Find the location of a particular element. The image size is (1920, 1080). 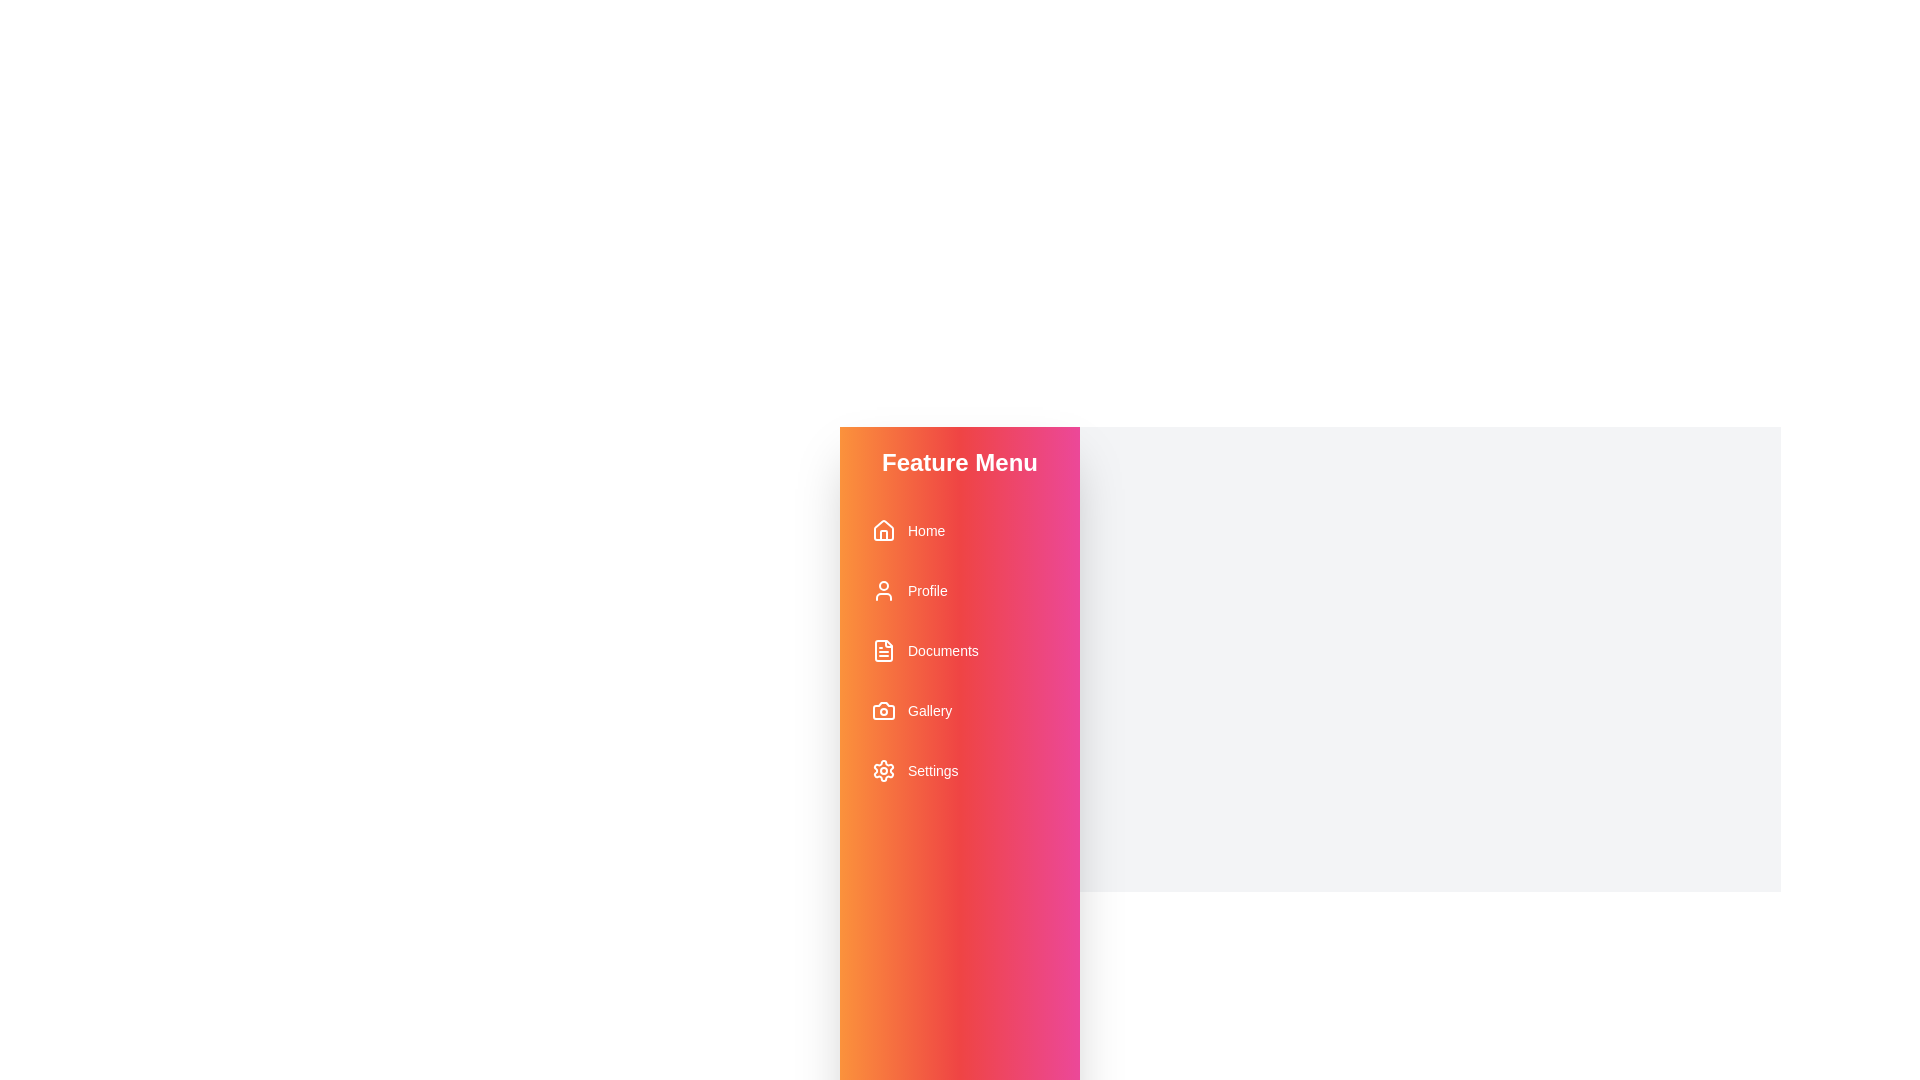

the menu item Documents to navigate is located at coordinates (960, 651).